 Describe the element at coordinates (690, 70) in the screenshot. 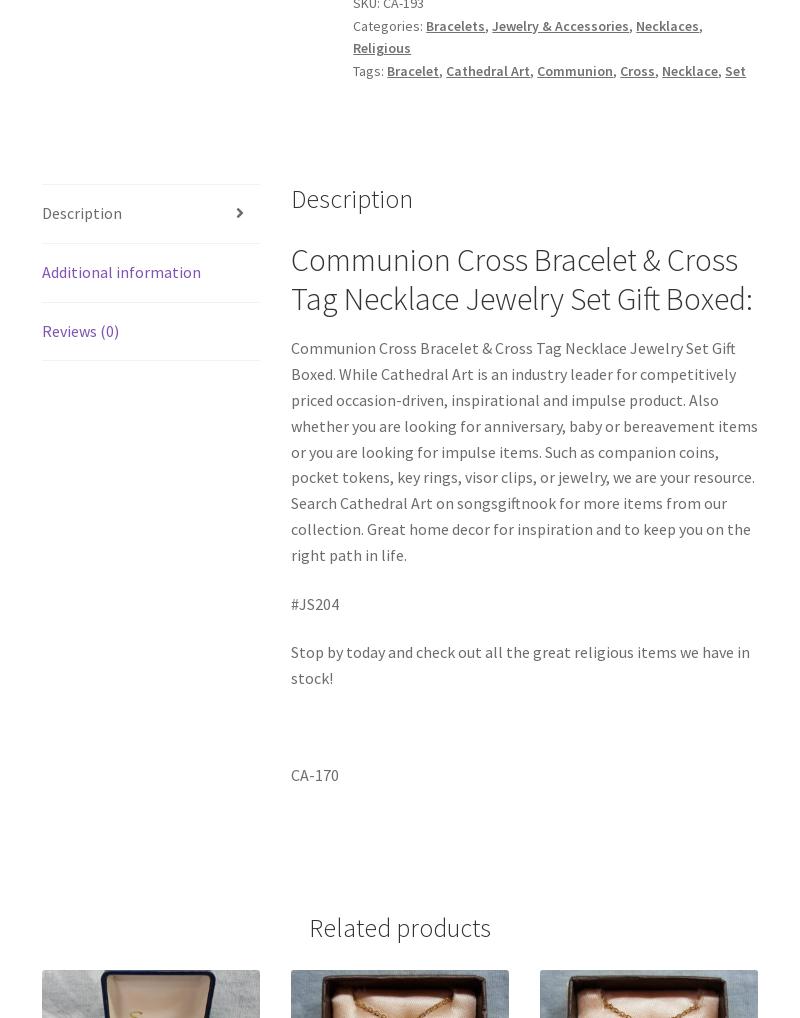

I see `'Necklace'` at that location.